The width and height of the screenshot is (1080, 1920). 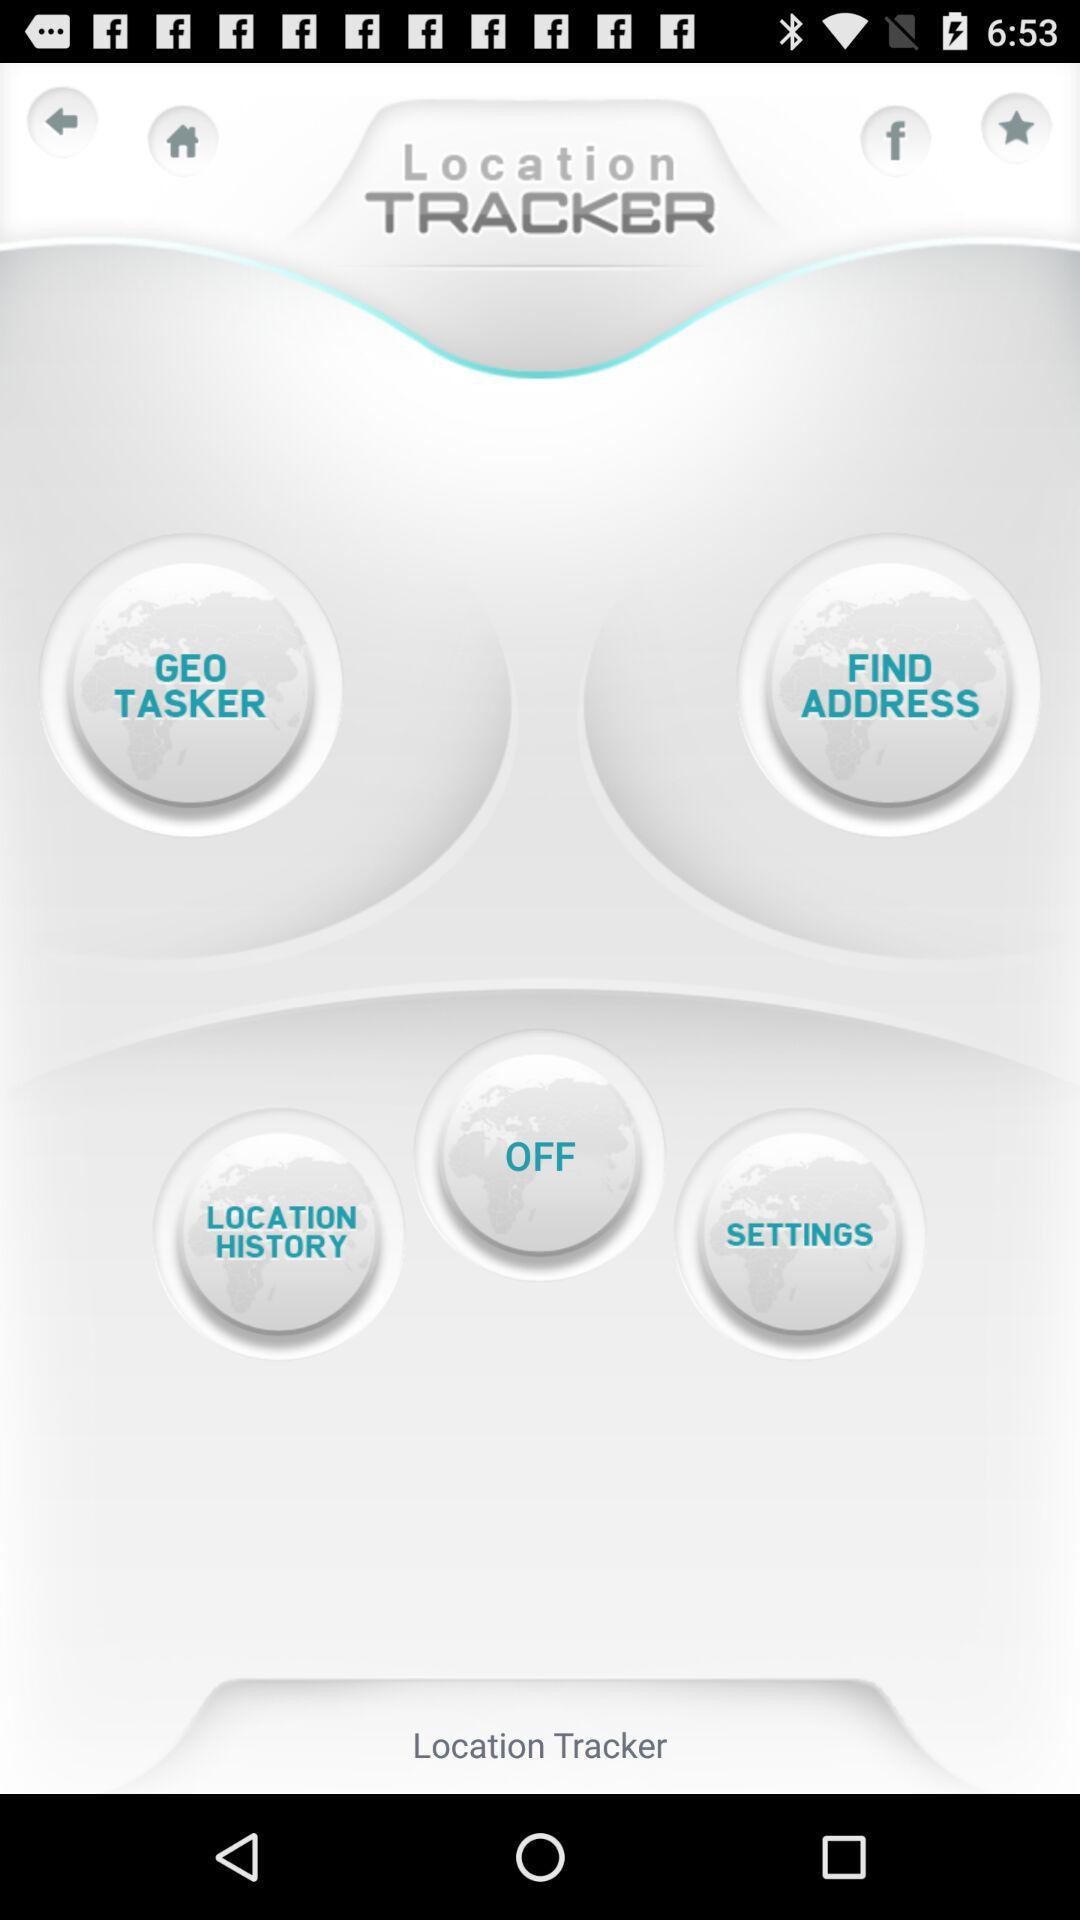 I want to click on geo tasker, so click(x=190, y=686).